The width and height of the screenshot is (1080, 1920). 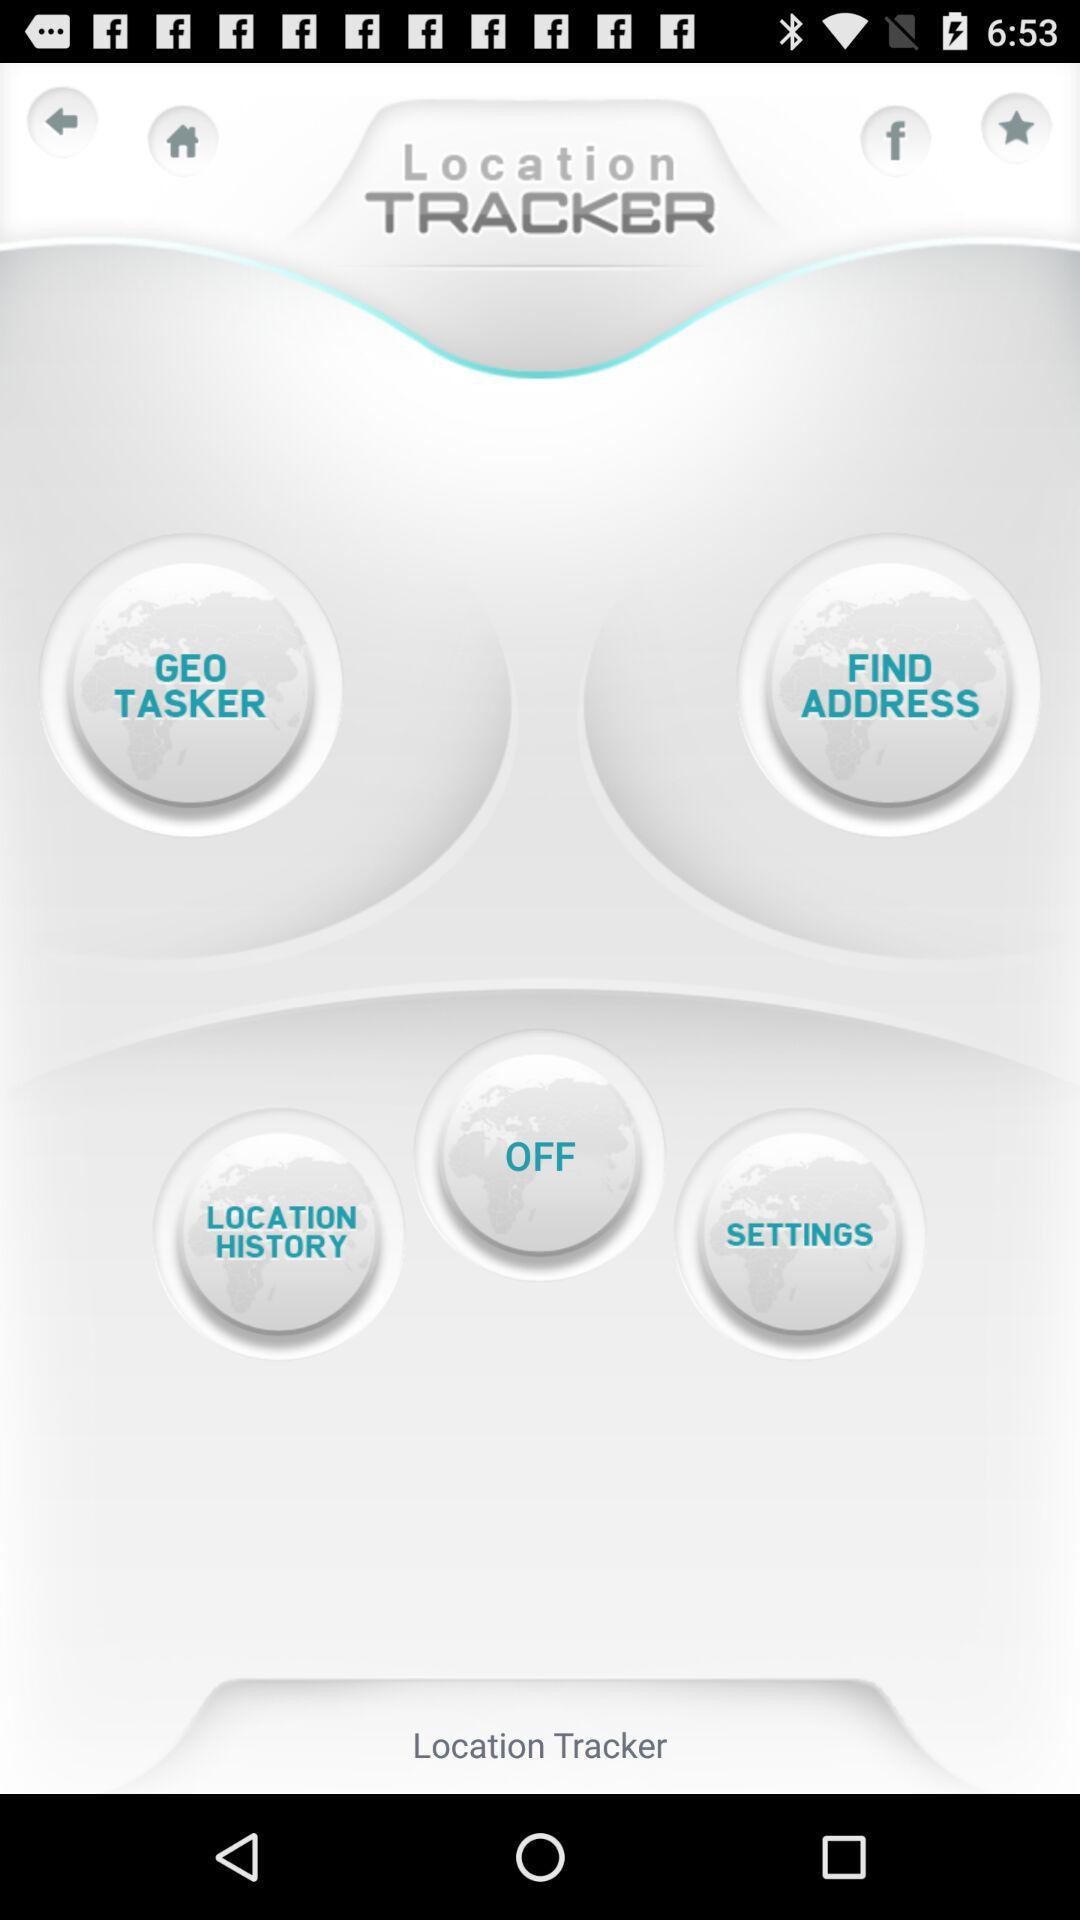 I want to click on geo tasker, so click(x=190, y=686).